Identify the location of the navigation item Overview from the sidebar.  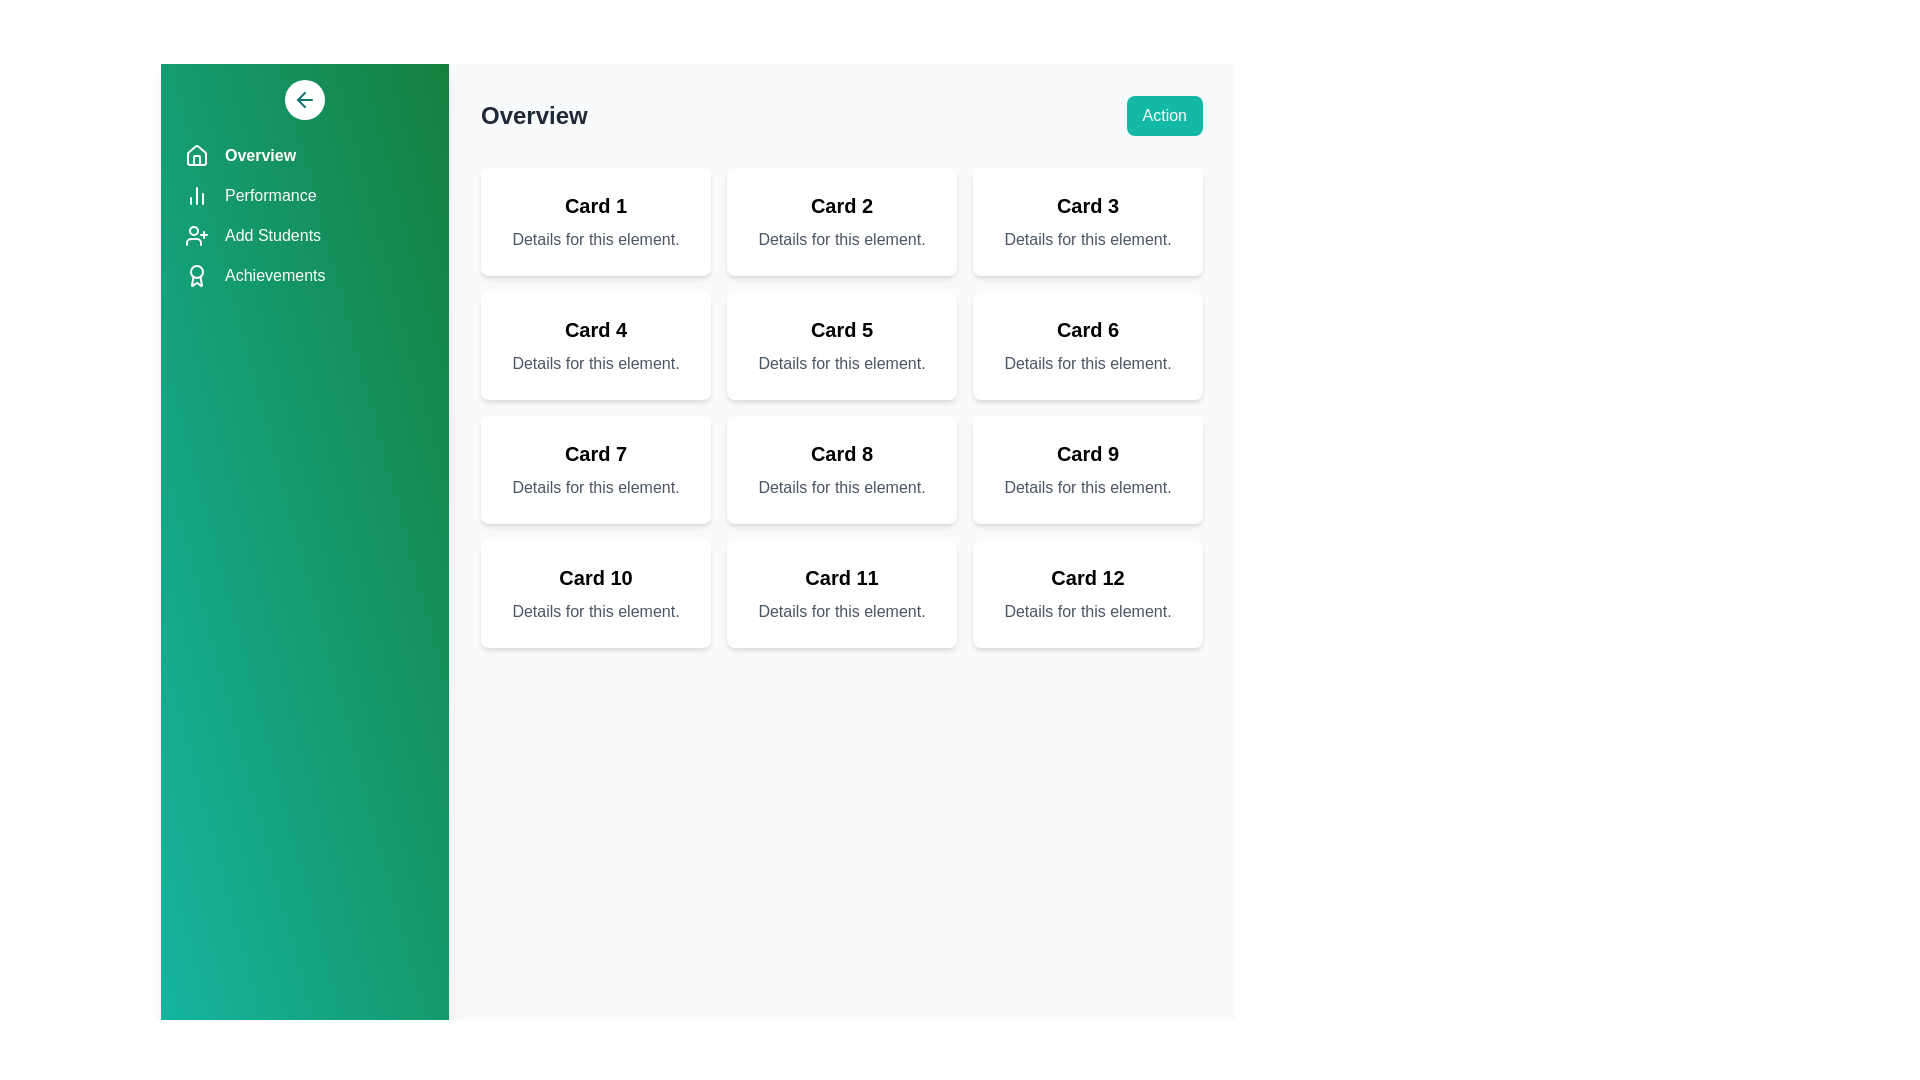
(304, 154).